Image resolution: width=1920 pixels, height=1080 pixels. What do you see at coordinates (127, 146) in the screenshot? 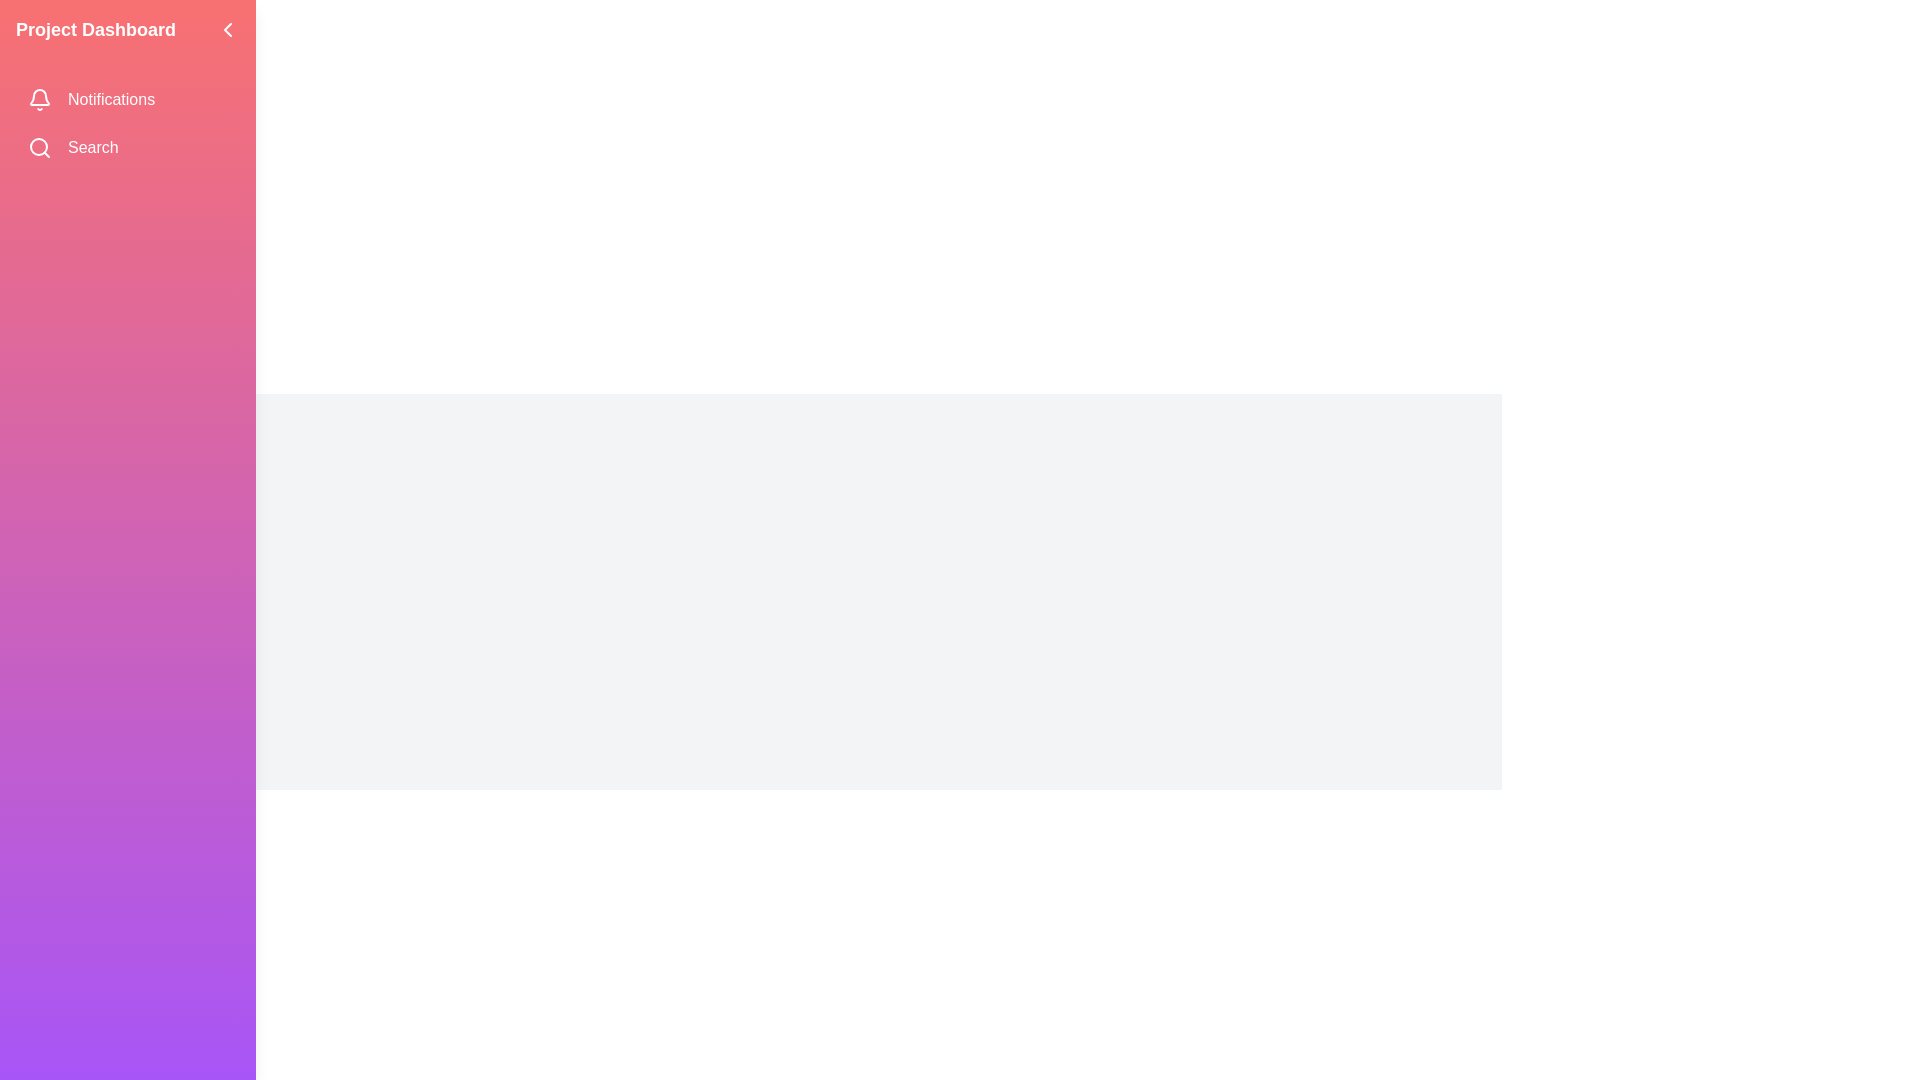
I see `the menu item labeled Search` at bounding box center [127, 146].